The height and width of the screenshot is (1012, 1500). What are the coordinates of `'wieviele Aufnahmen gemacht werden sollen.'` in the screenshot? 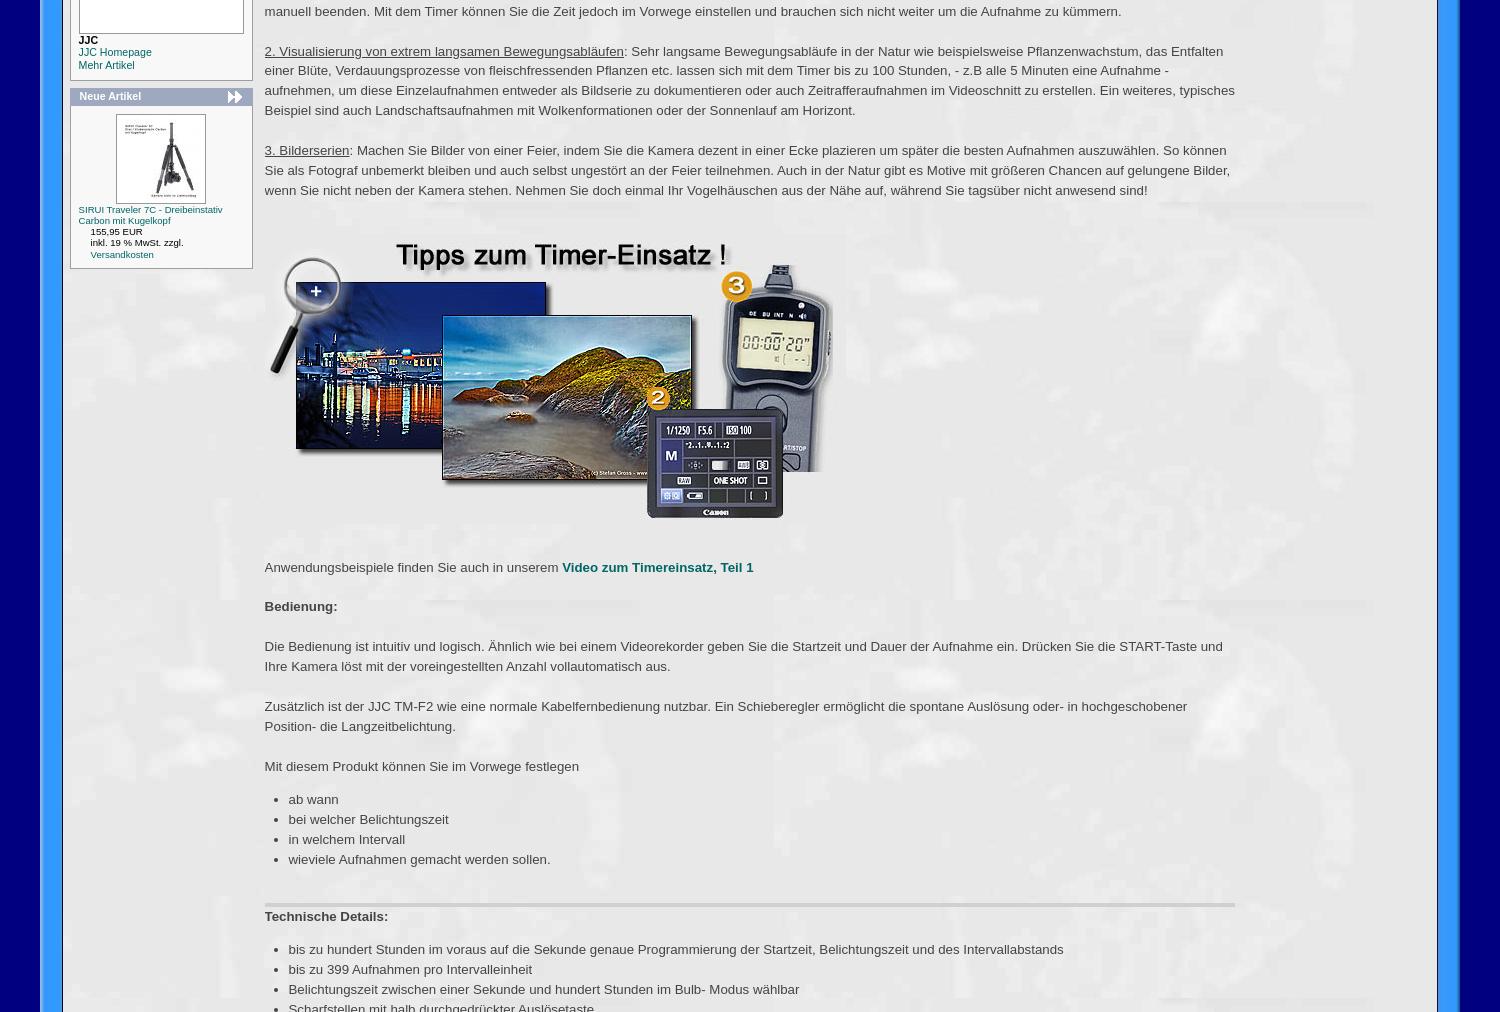 It's located at (418, 857).